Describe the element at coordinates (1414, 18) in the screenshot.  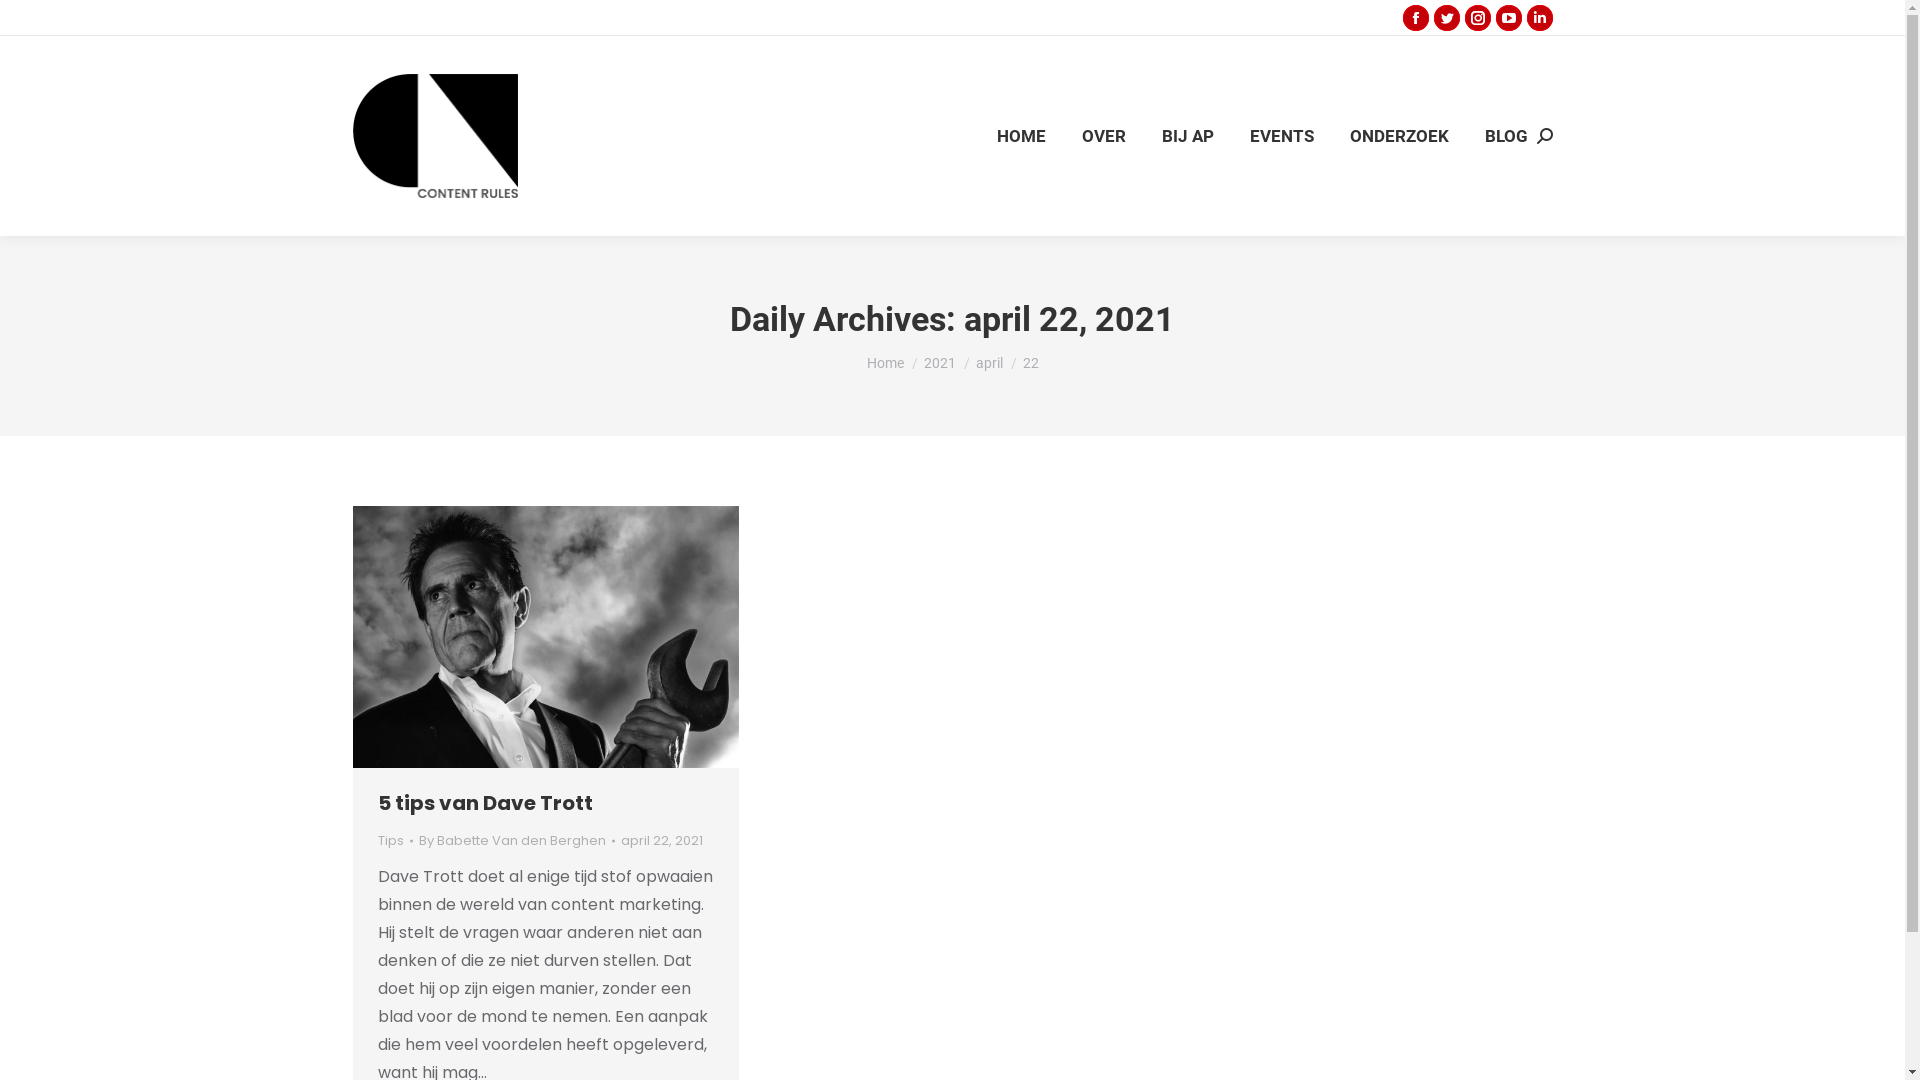
I see `'Facebook page opens in new window'` at that location.